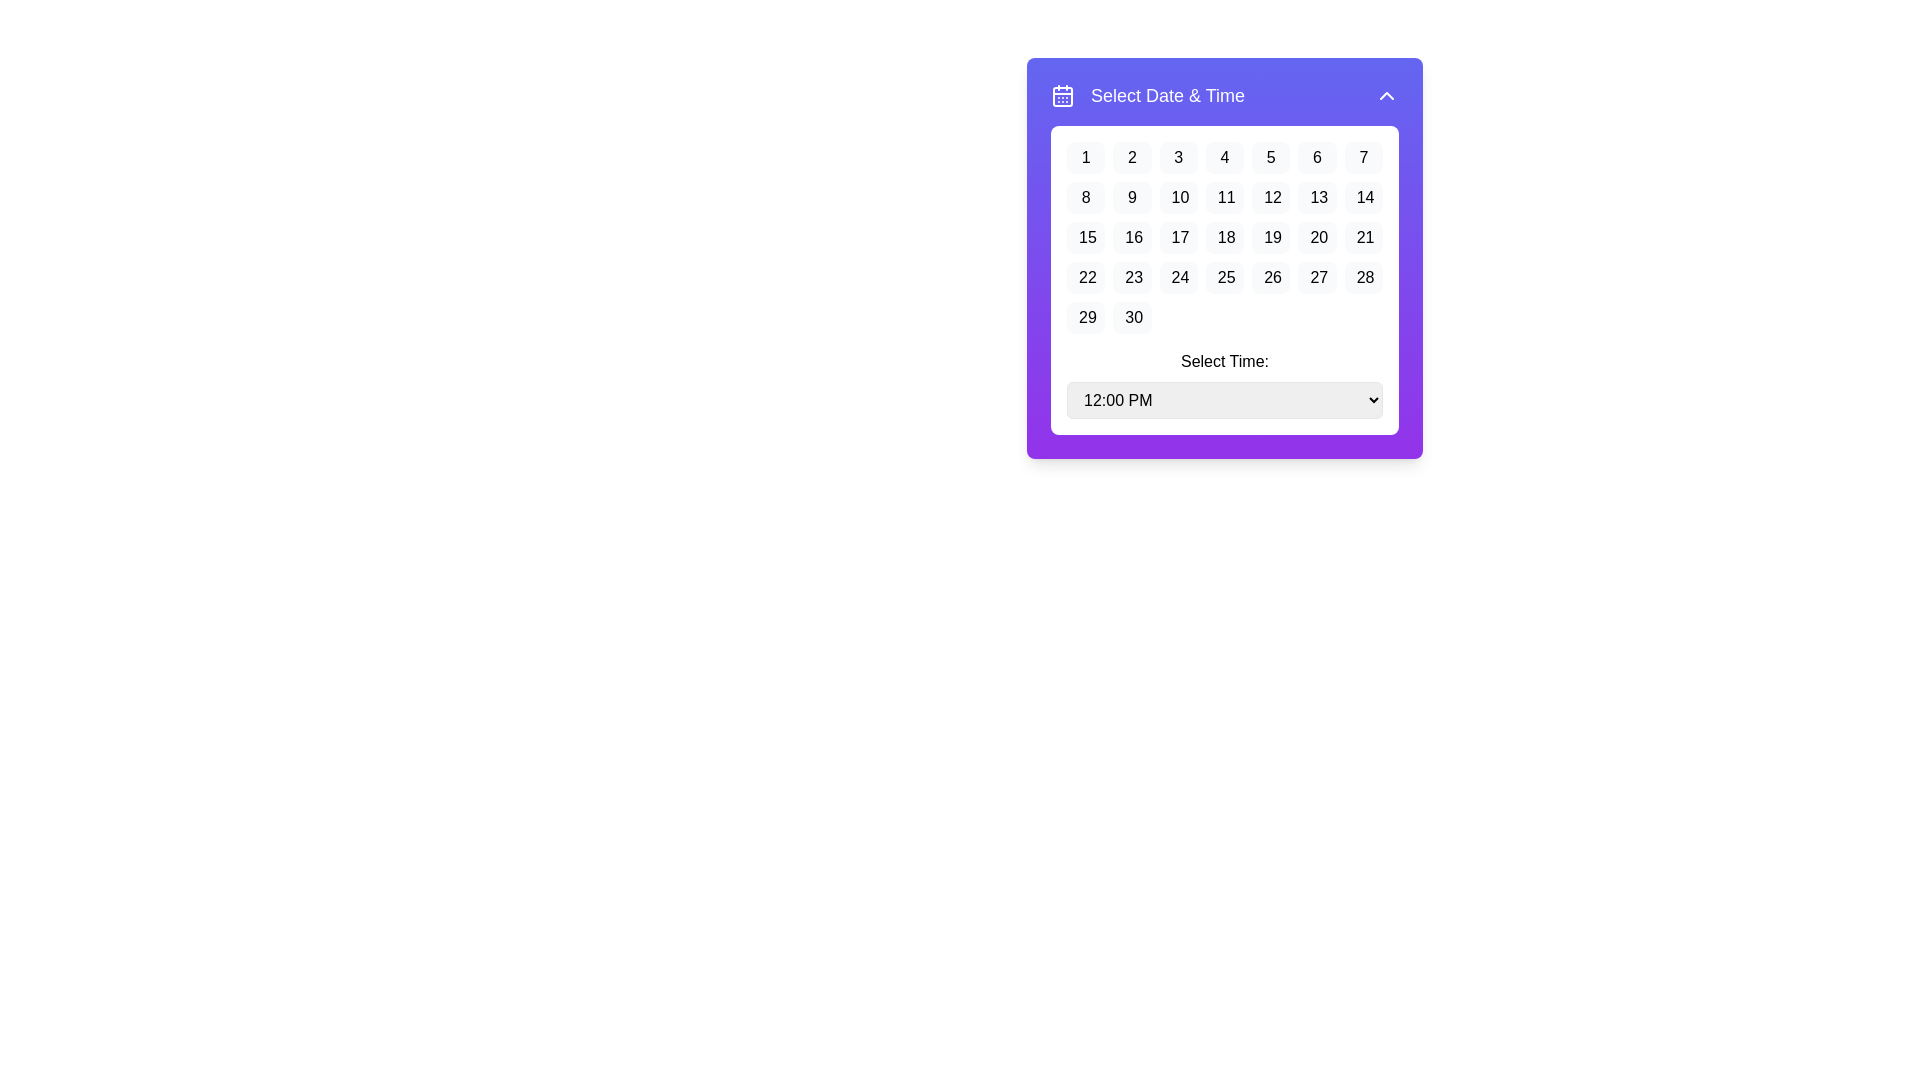 This screenshot has width=1920, height=1080. I want to click on the button representing the date value '15' in the date picker interface, so click(1085, 237).